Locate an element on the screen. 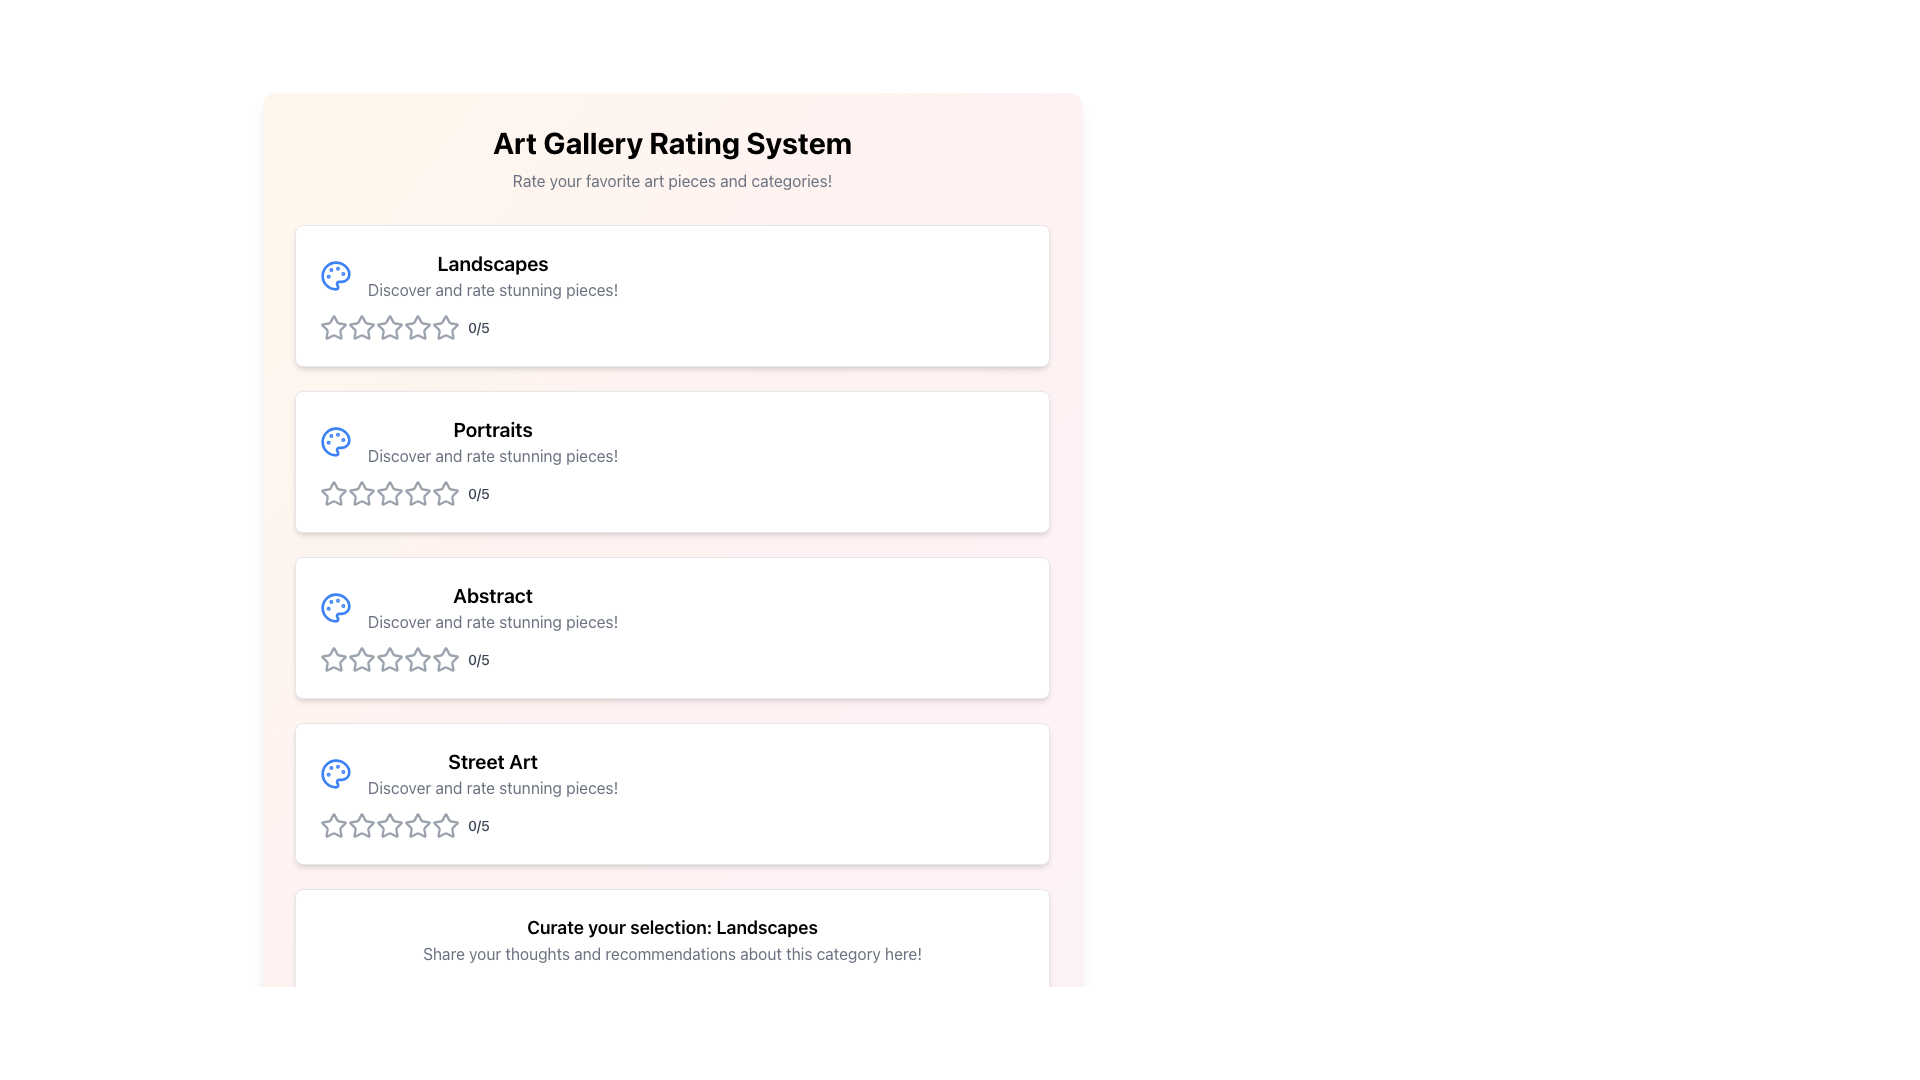  the text label displaying 'Abstract', which is styled prominently as a heading or title in bold and larger font size, indicating it as the third section in the vertically stacked list is located at coordinates (493, 595).